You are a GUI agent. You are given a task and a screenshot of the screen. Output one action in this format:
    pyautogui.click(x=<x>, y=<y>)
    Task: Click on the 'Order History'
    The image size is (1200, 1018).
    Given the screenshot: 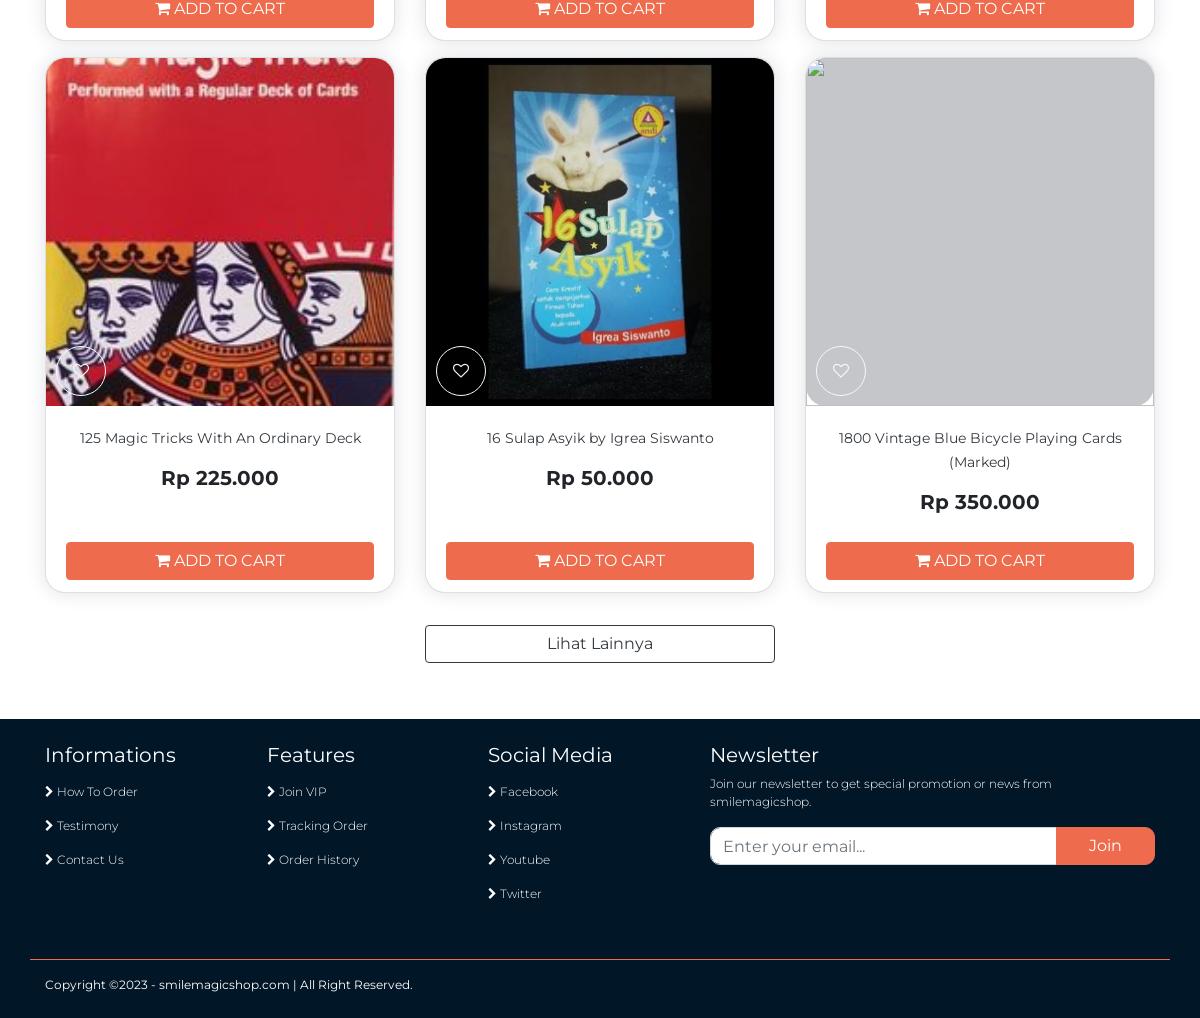 What is the action you would take?
    pyautogui.click(x=316, y=858)
    